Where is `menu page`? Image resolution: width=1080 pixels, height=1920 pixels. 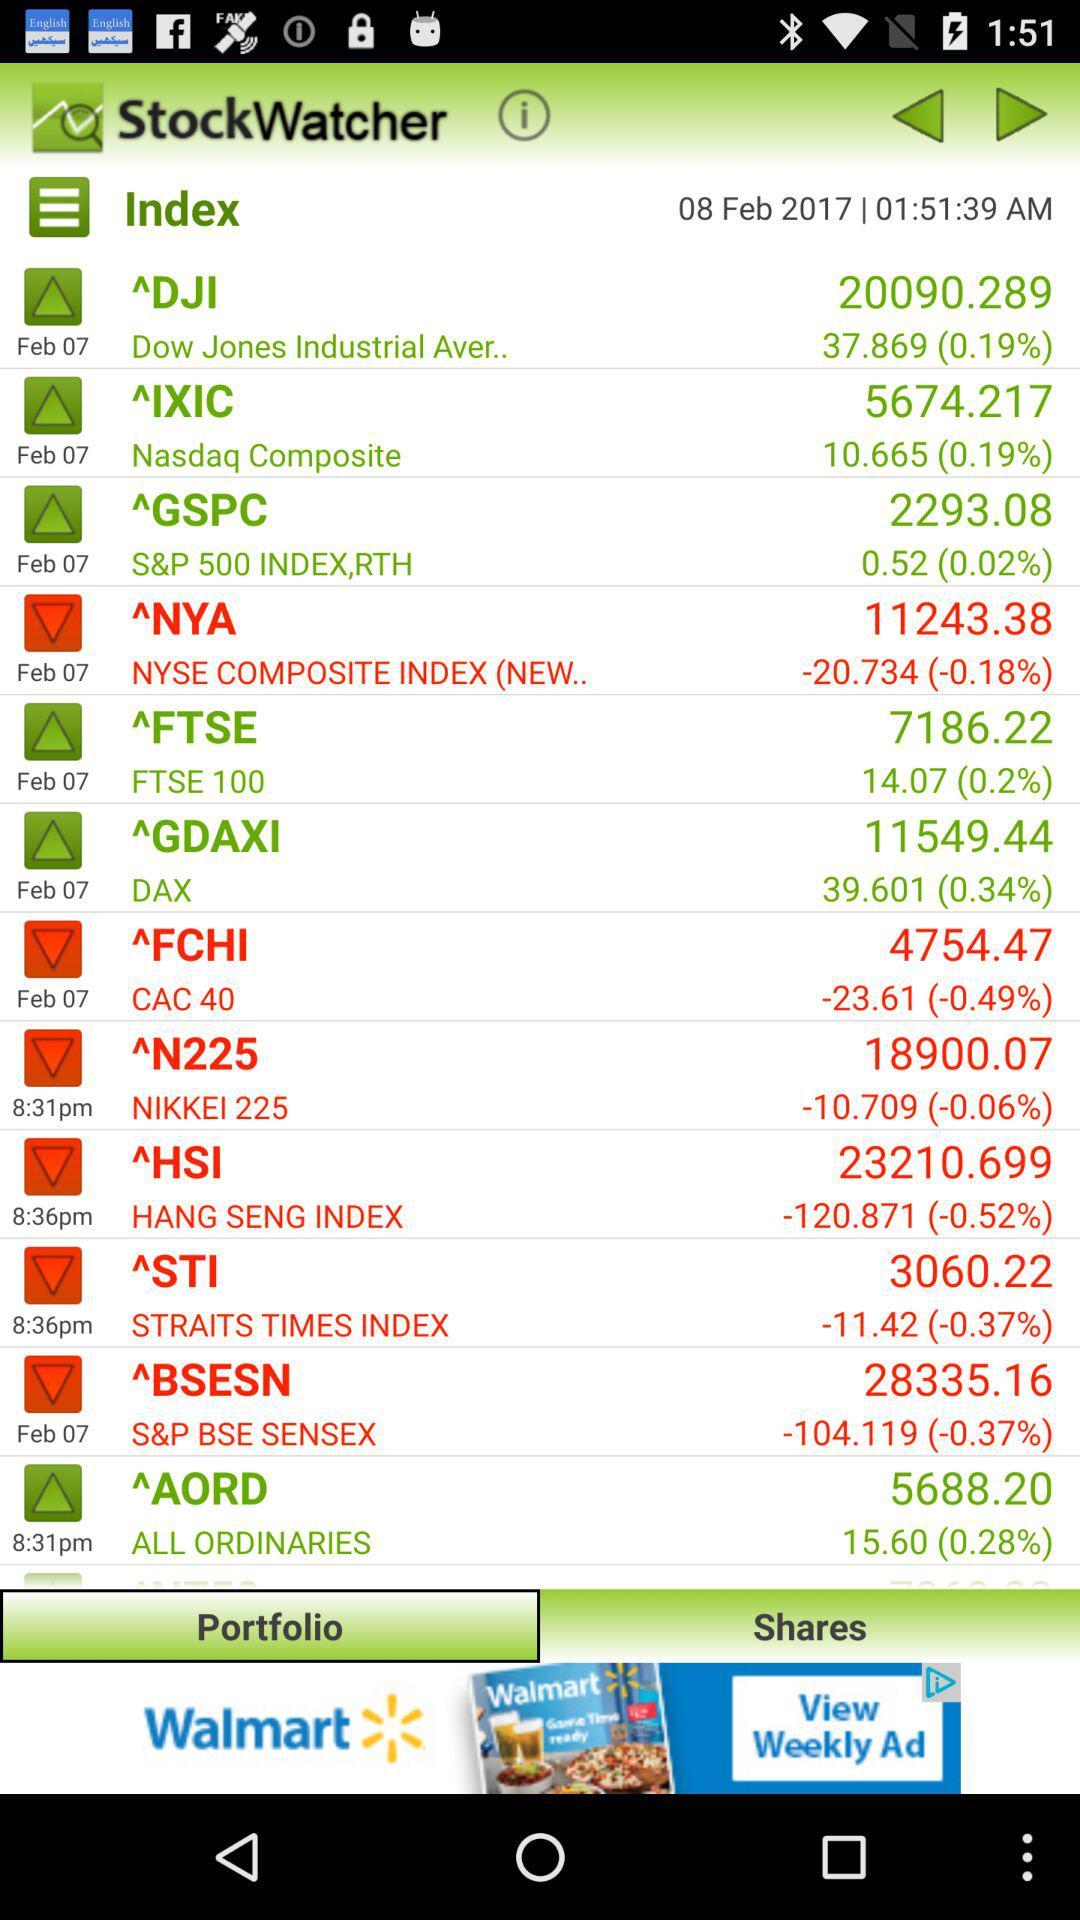 menu page is located at coordinates (1022, 114).